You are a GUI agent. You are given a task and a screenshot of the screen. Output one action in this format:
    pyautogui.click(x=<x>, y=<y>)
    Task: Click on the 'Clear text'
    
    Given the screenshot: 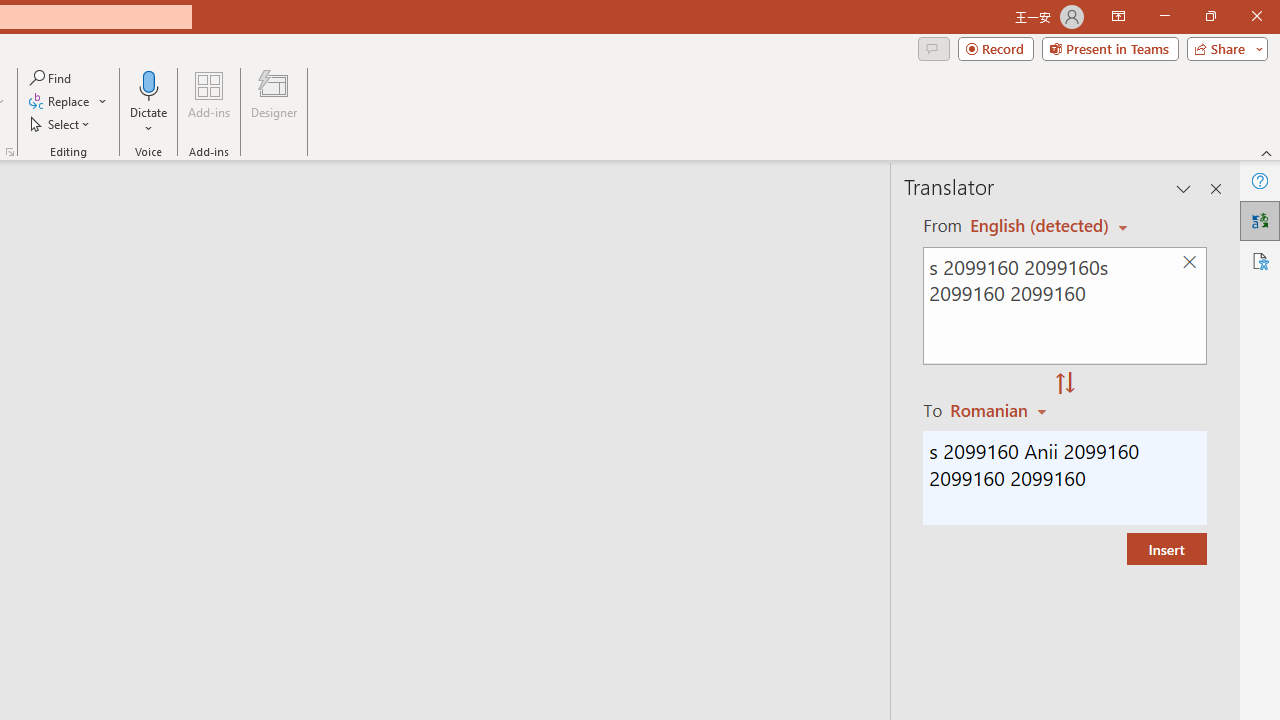 What is the action you would take?
    pyautogui.click(x=1189, y=262)
    